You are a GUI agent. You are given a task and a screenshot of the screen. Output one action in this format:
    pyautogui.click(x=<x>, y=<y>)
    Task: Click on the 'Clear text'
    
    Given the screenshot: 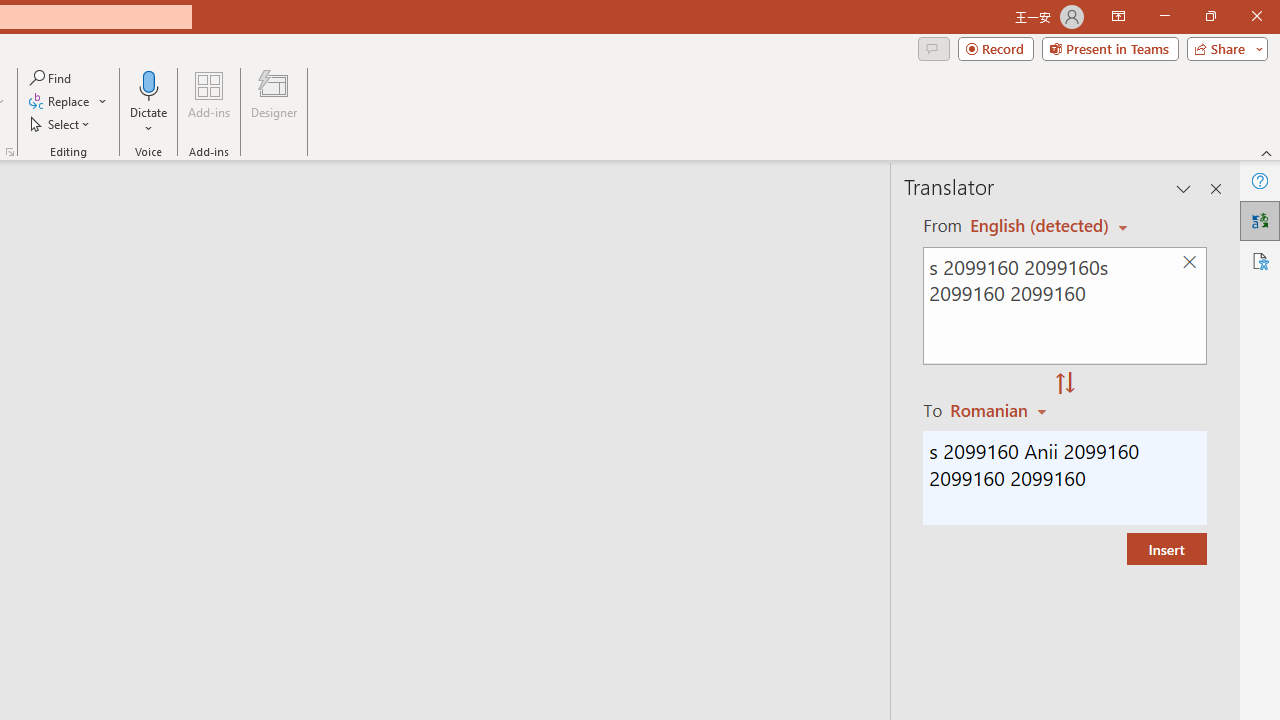 What is the action you would take?
    pyautogui.click(x=1189, y=262)
    